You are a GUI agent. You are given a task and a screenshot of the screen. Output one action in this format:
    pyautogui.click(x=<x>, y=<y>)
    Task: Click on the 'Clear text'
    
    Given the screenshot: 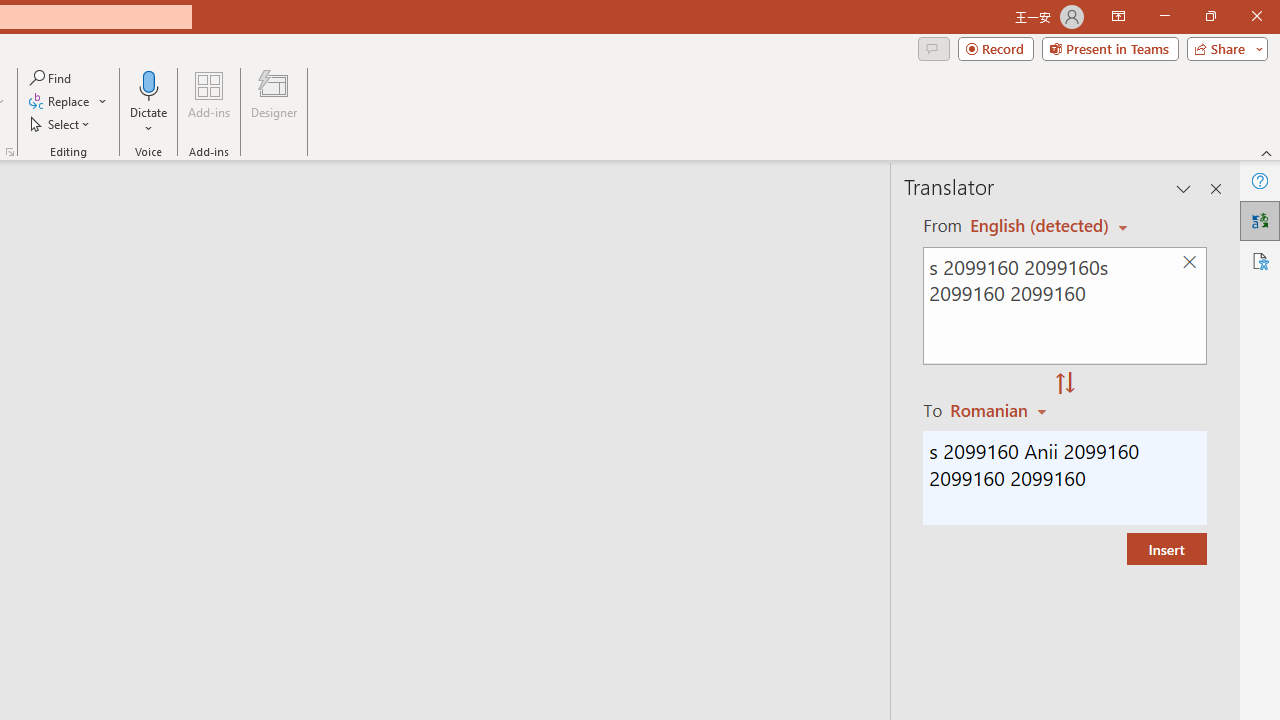 What is the action you would take?
    pyautogui.click(x=1189, y=262)
    